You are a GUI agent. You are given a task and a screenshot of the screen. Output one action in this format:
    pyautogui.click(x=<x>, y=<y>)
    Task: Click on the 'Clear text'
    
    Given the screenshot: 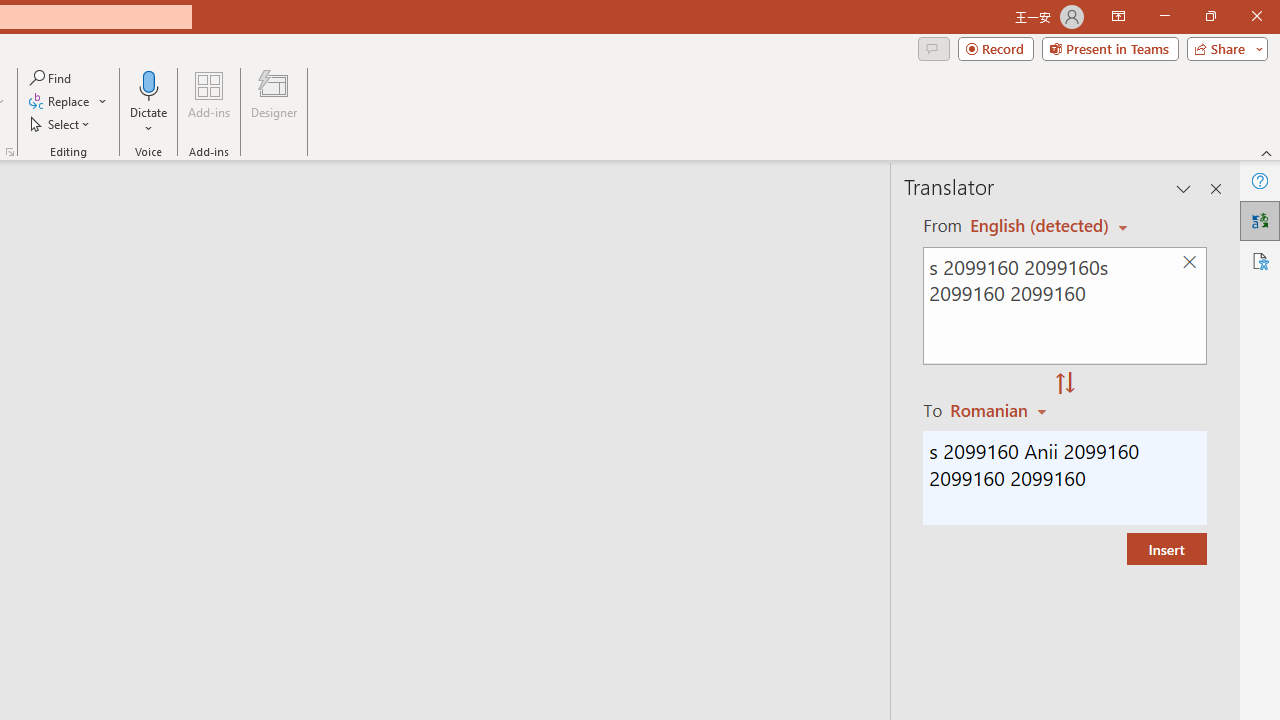 What is the action you would take?
    pyautogui.click(x=1189, y=262)
    